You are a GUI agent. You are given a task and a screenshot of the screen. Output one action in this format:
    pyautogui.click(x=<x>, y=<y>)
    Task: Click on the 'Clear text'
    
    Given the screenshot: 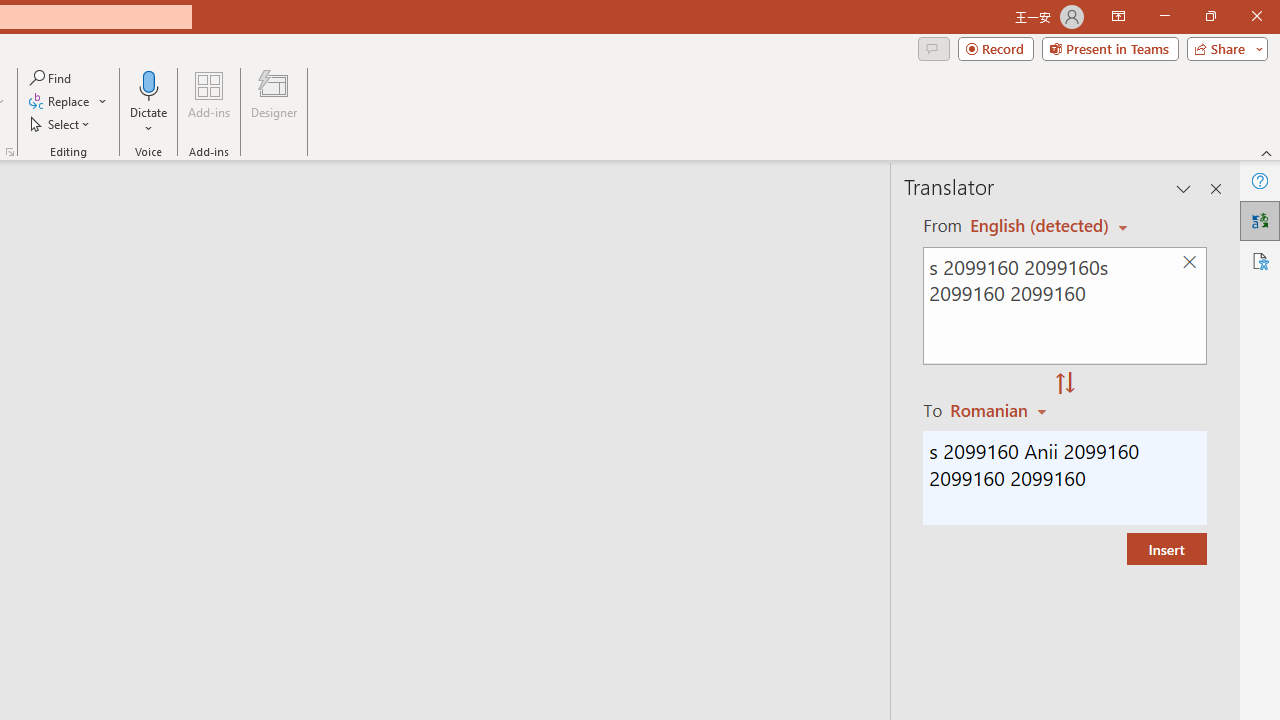 What is the action you would take?
    pyautogui.click(x=1189, y=262)
    